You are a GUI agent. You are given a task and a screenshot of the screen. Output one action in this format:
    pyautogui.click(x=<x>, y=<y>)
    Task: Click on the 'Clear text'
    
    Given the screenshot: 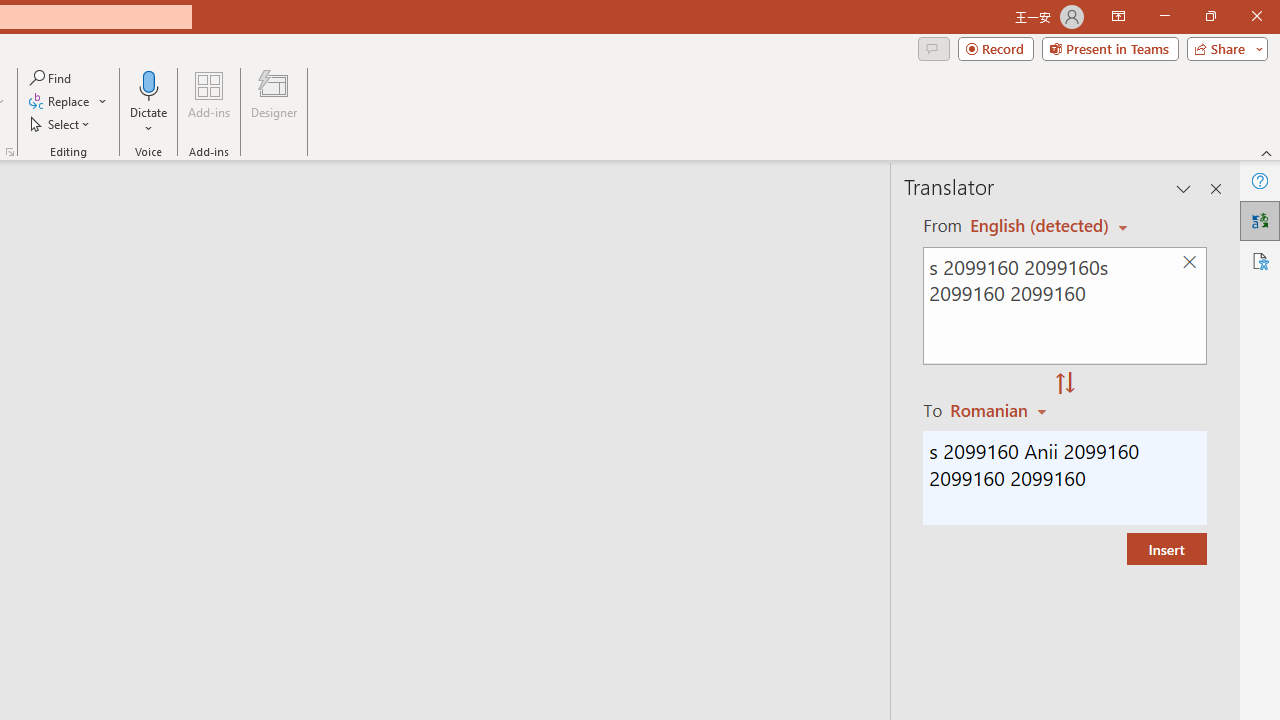 What is the action you would take?
    pyautogui.click(x=1189, y=262)
    